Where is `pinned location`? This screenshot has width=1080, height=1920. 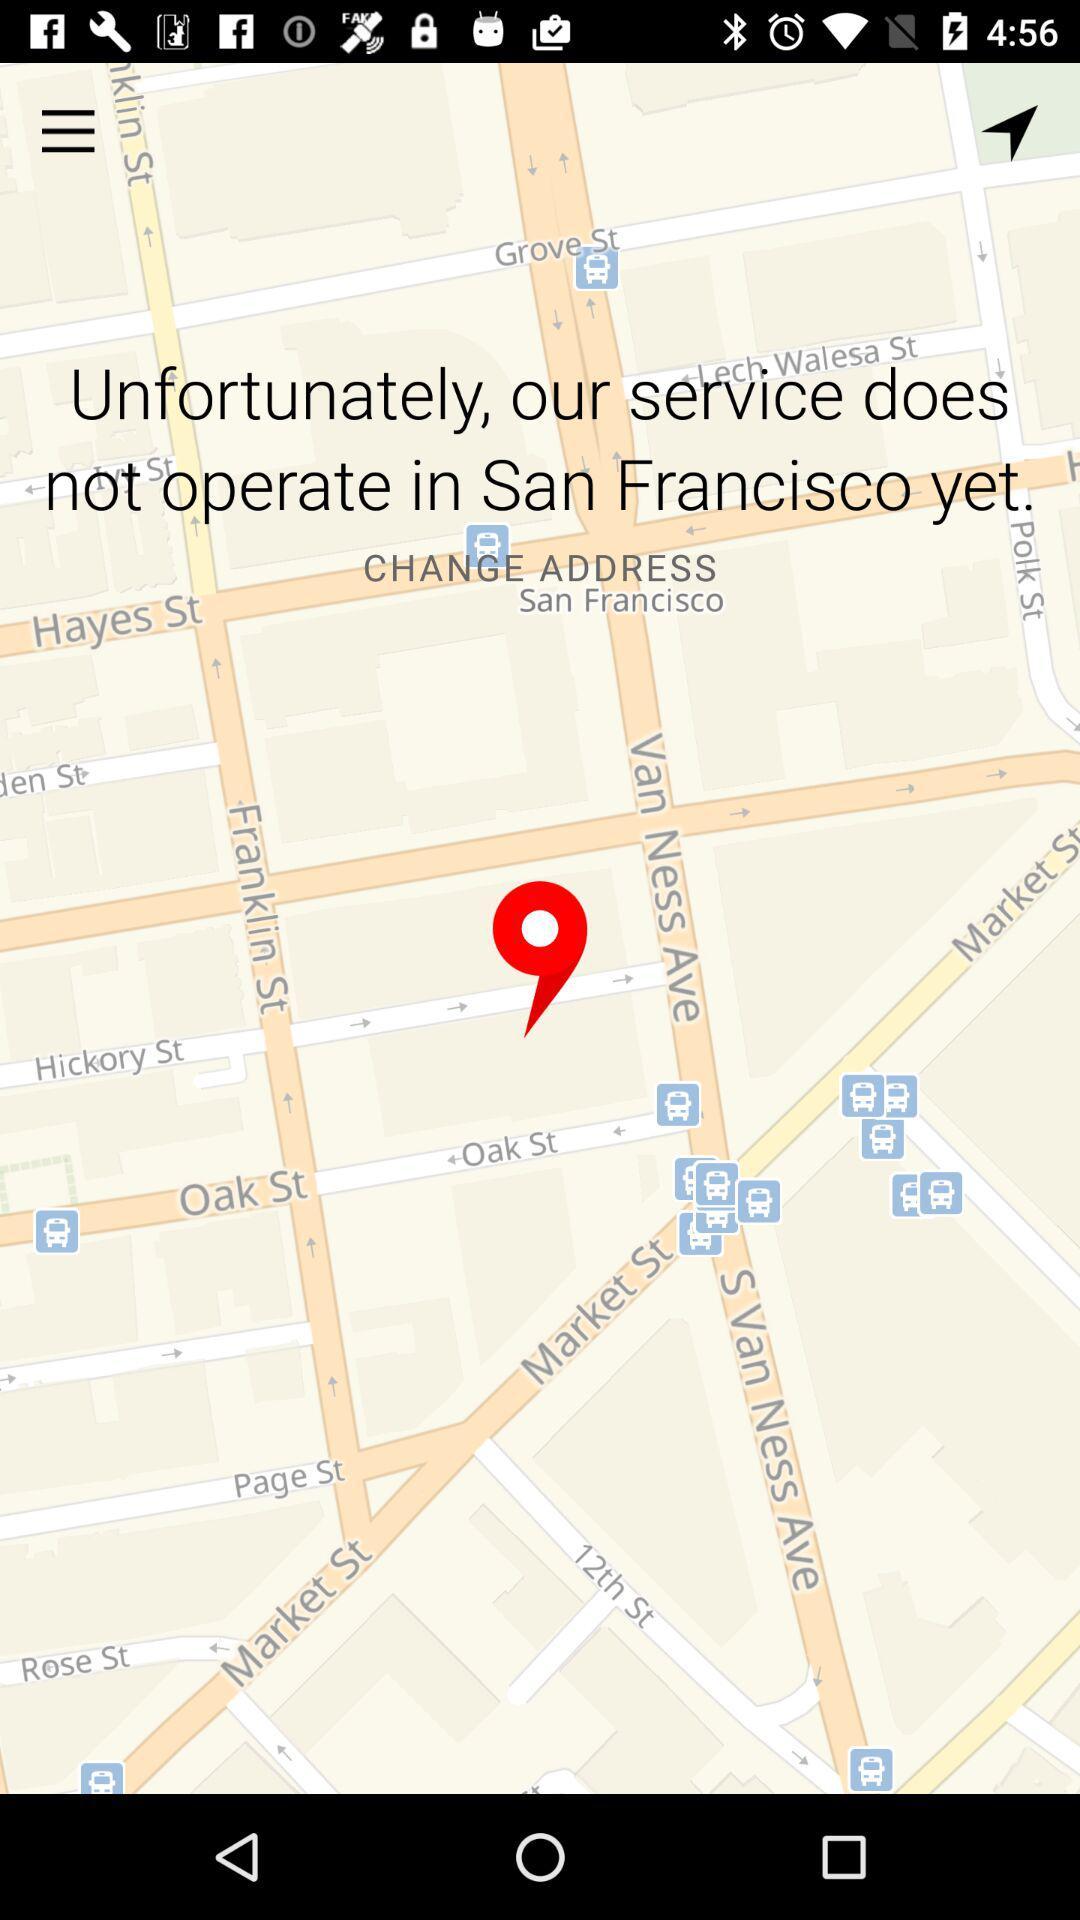
pinned location is located at coordinates (540, 960).